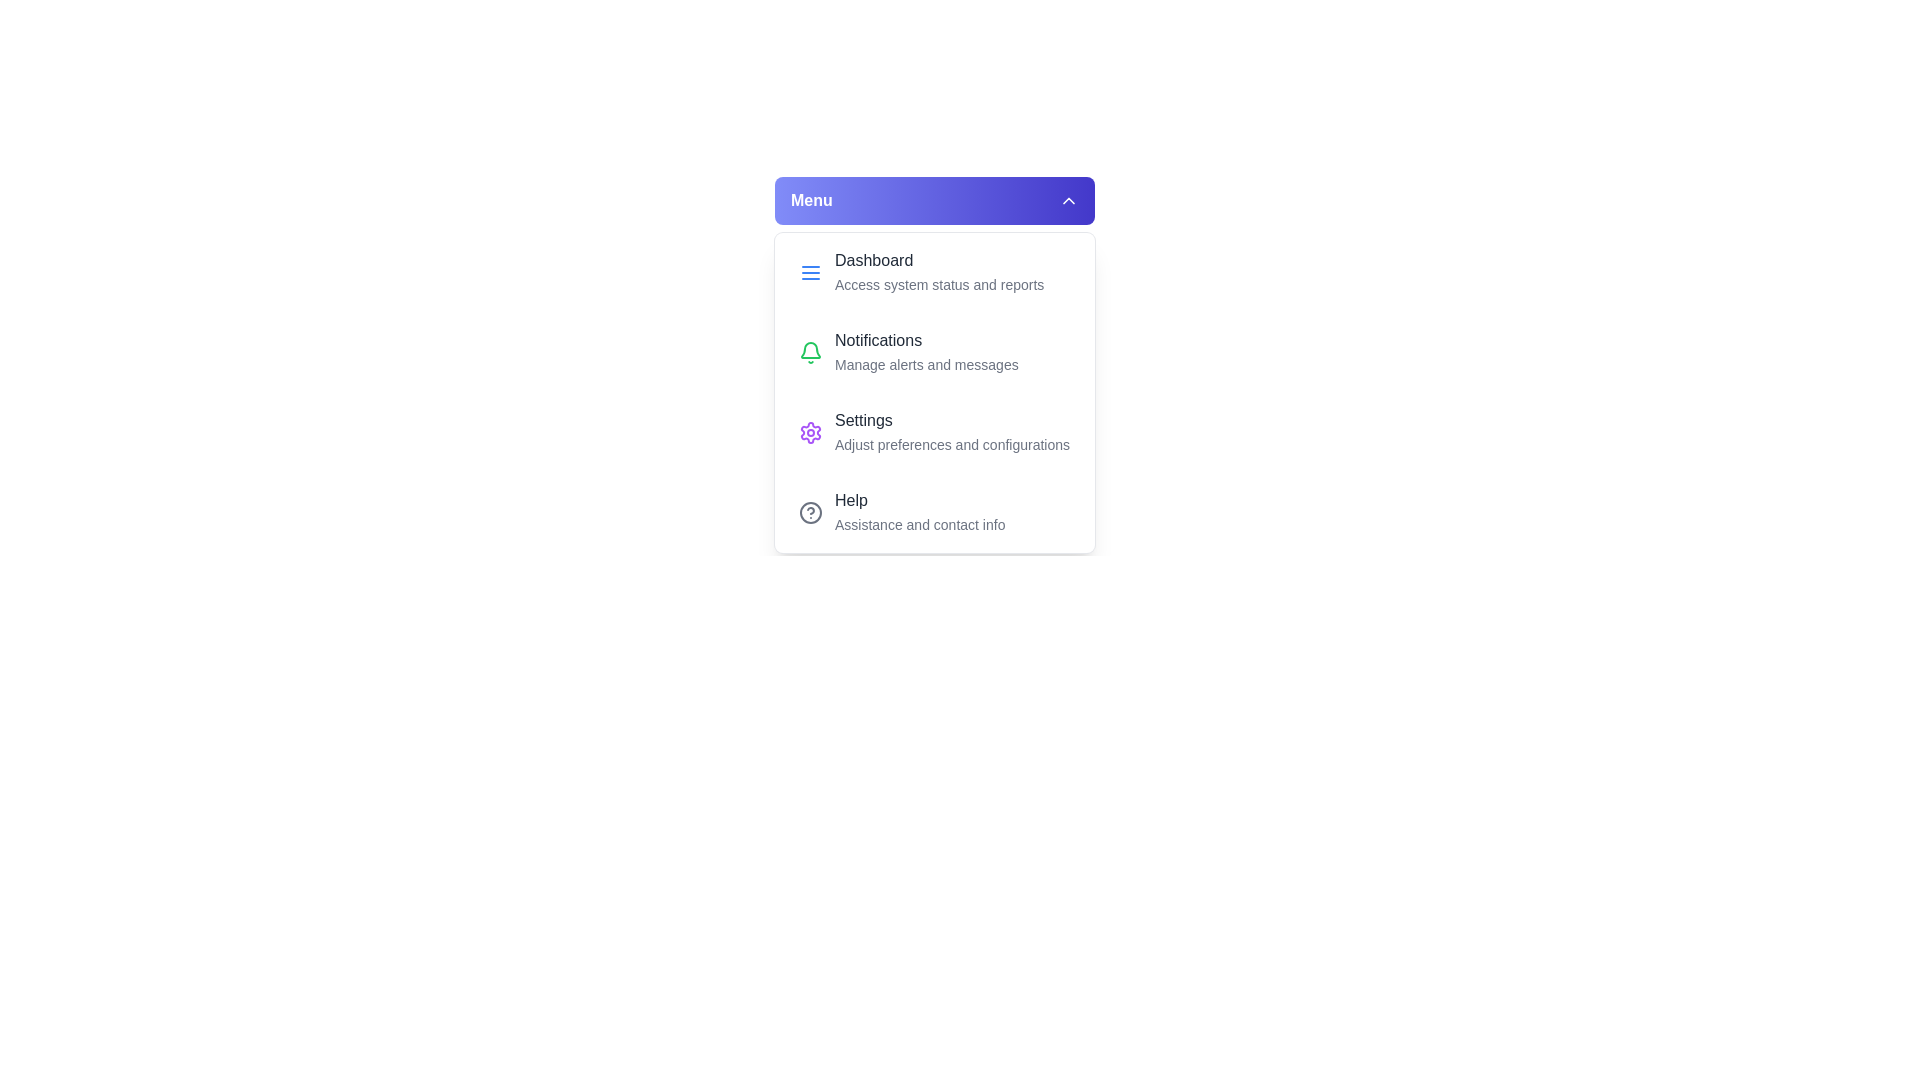  I want to click on the 'Settings' button with a purple settings icon, located in the dropdown menu below 'Notifications' and above 'Help', so click(934, 431).